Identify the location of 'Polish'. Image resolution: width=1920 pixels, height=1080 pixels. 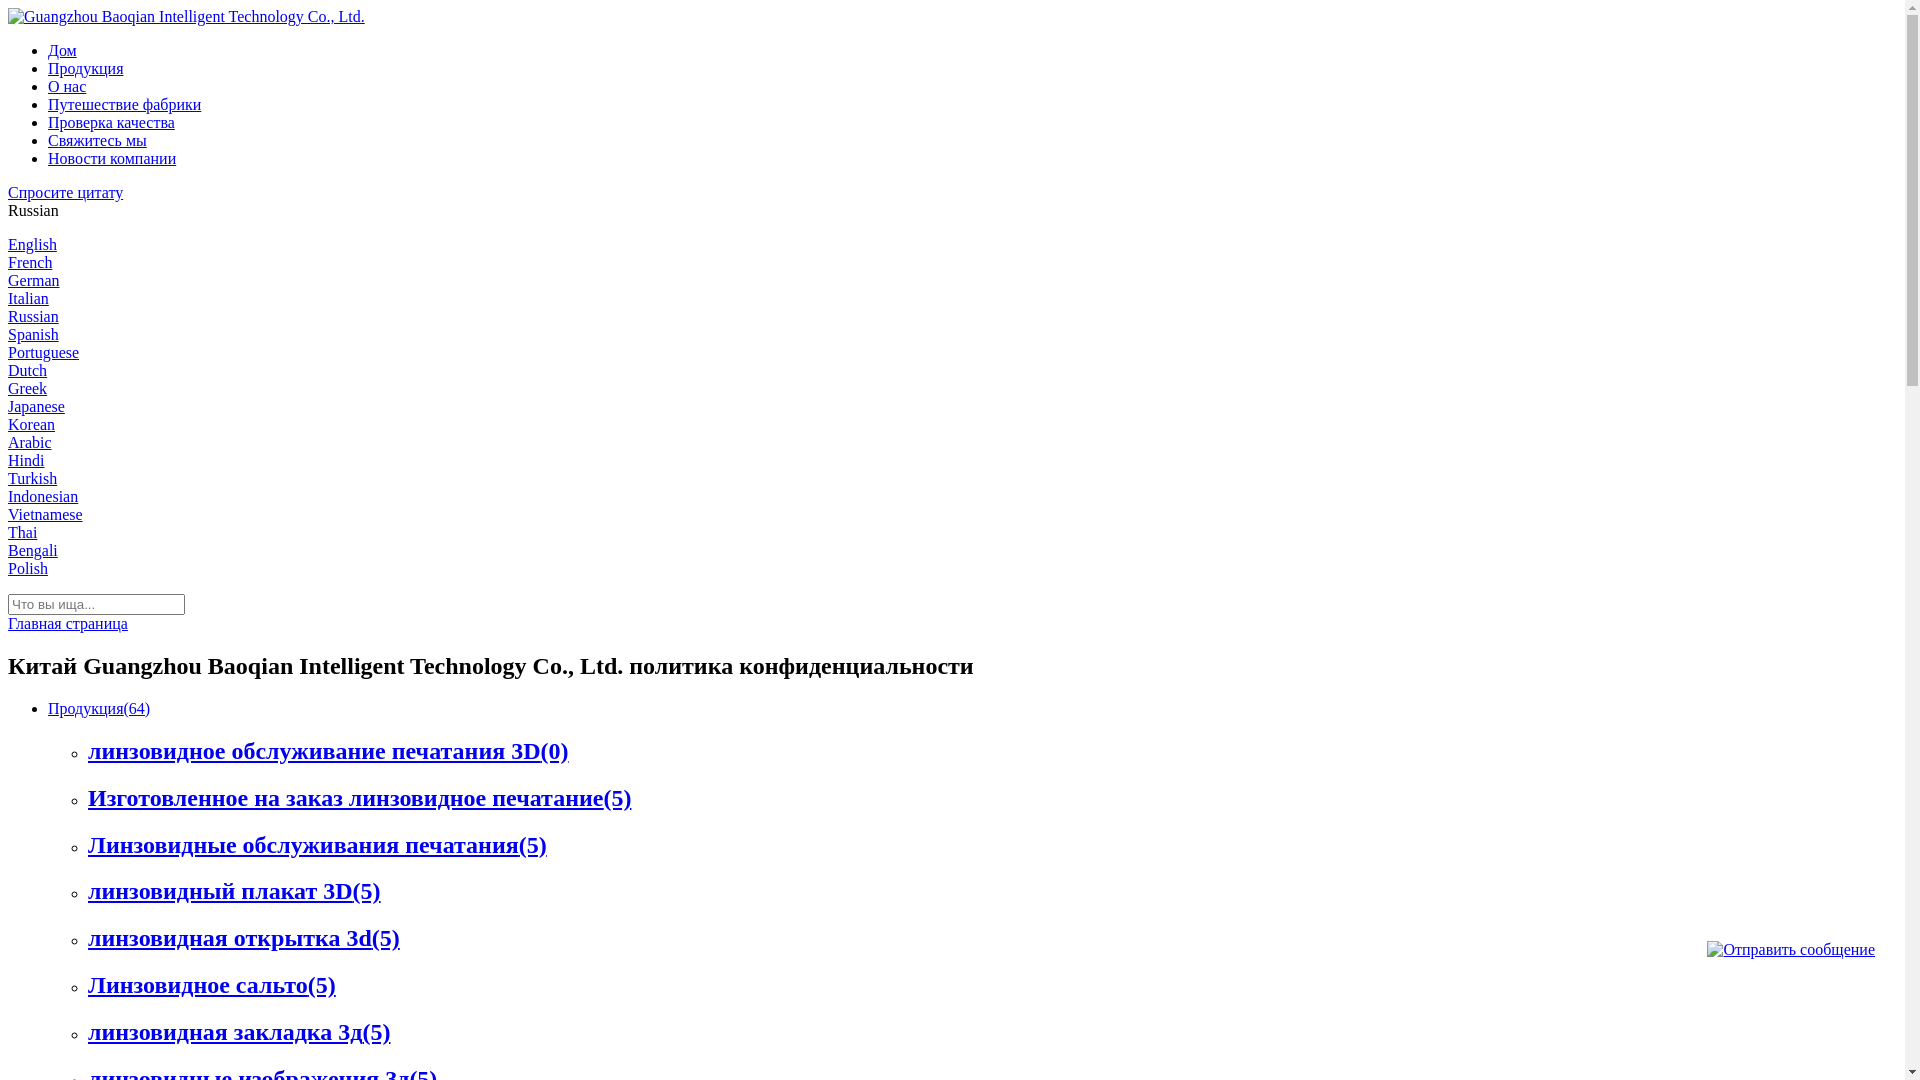
(28, 568).